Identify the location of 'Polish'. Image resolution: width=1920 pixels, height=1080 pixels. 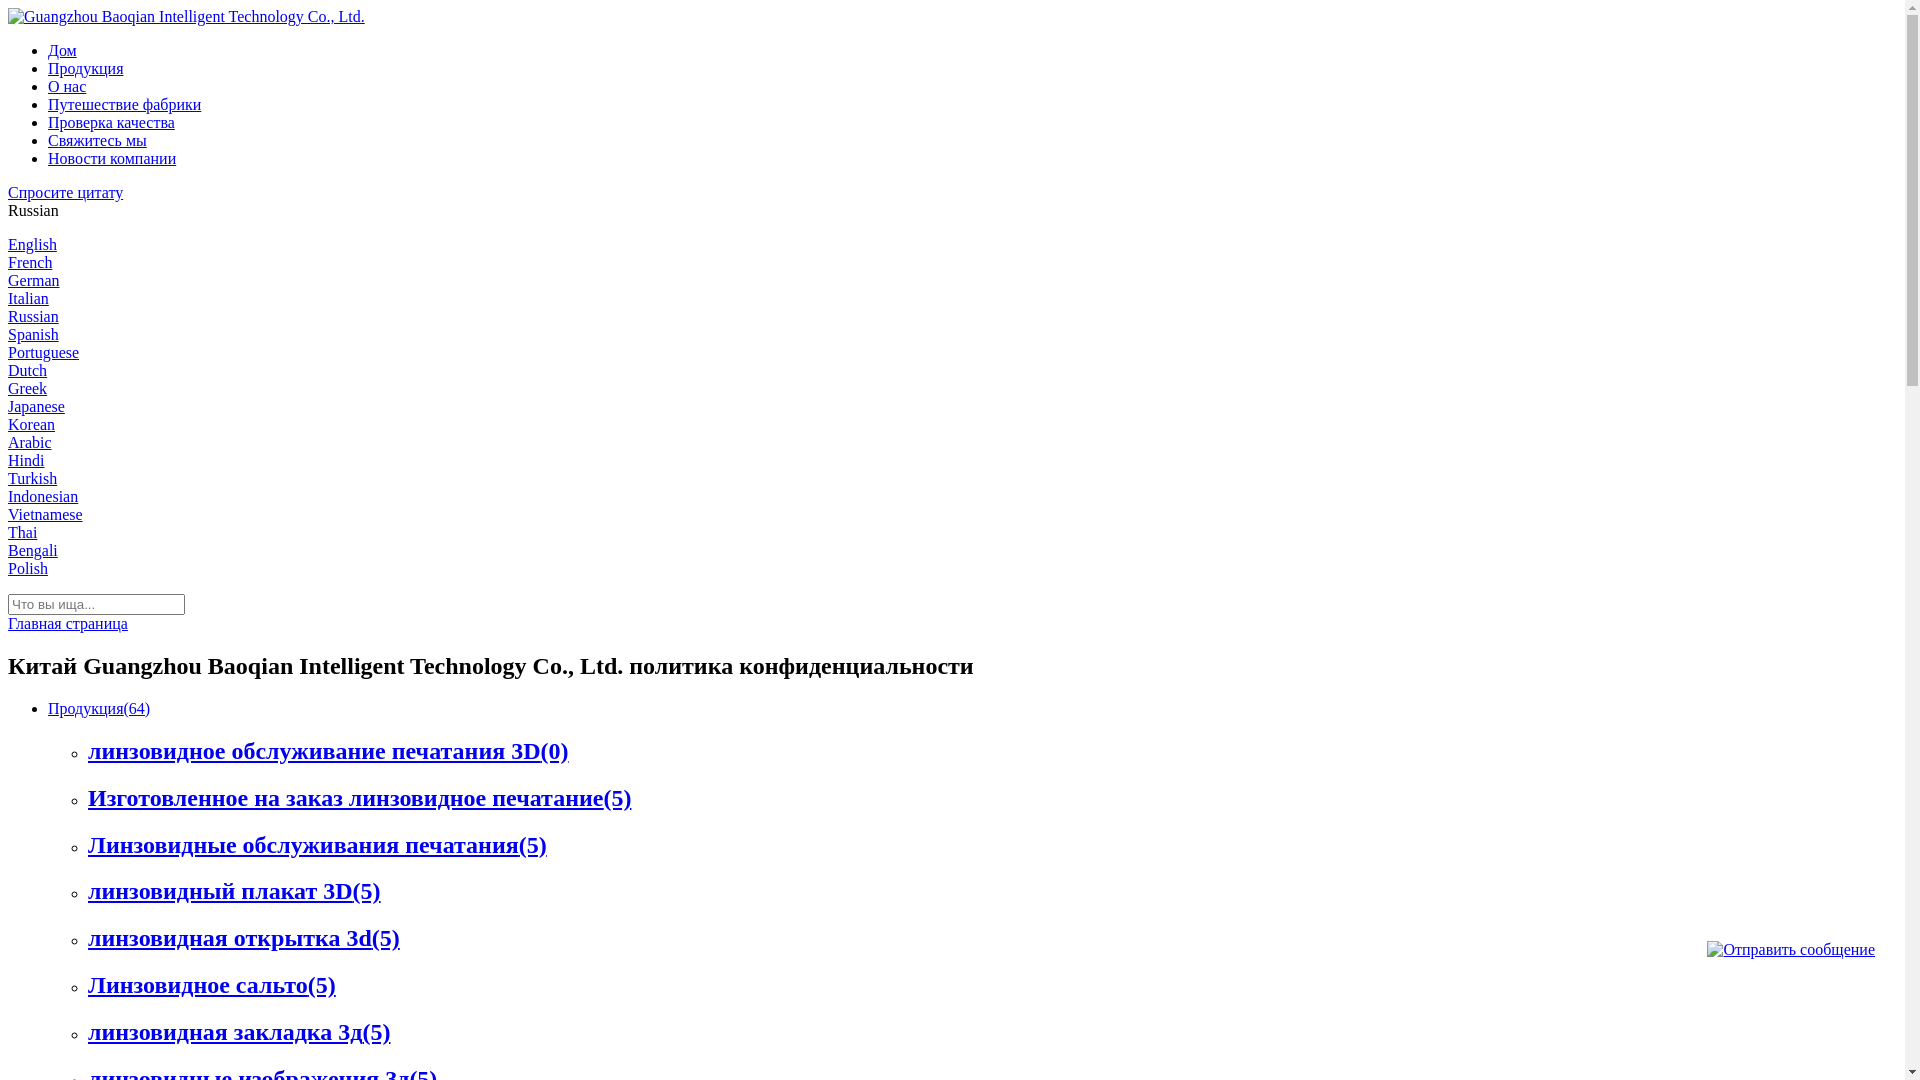
(28, 568).